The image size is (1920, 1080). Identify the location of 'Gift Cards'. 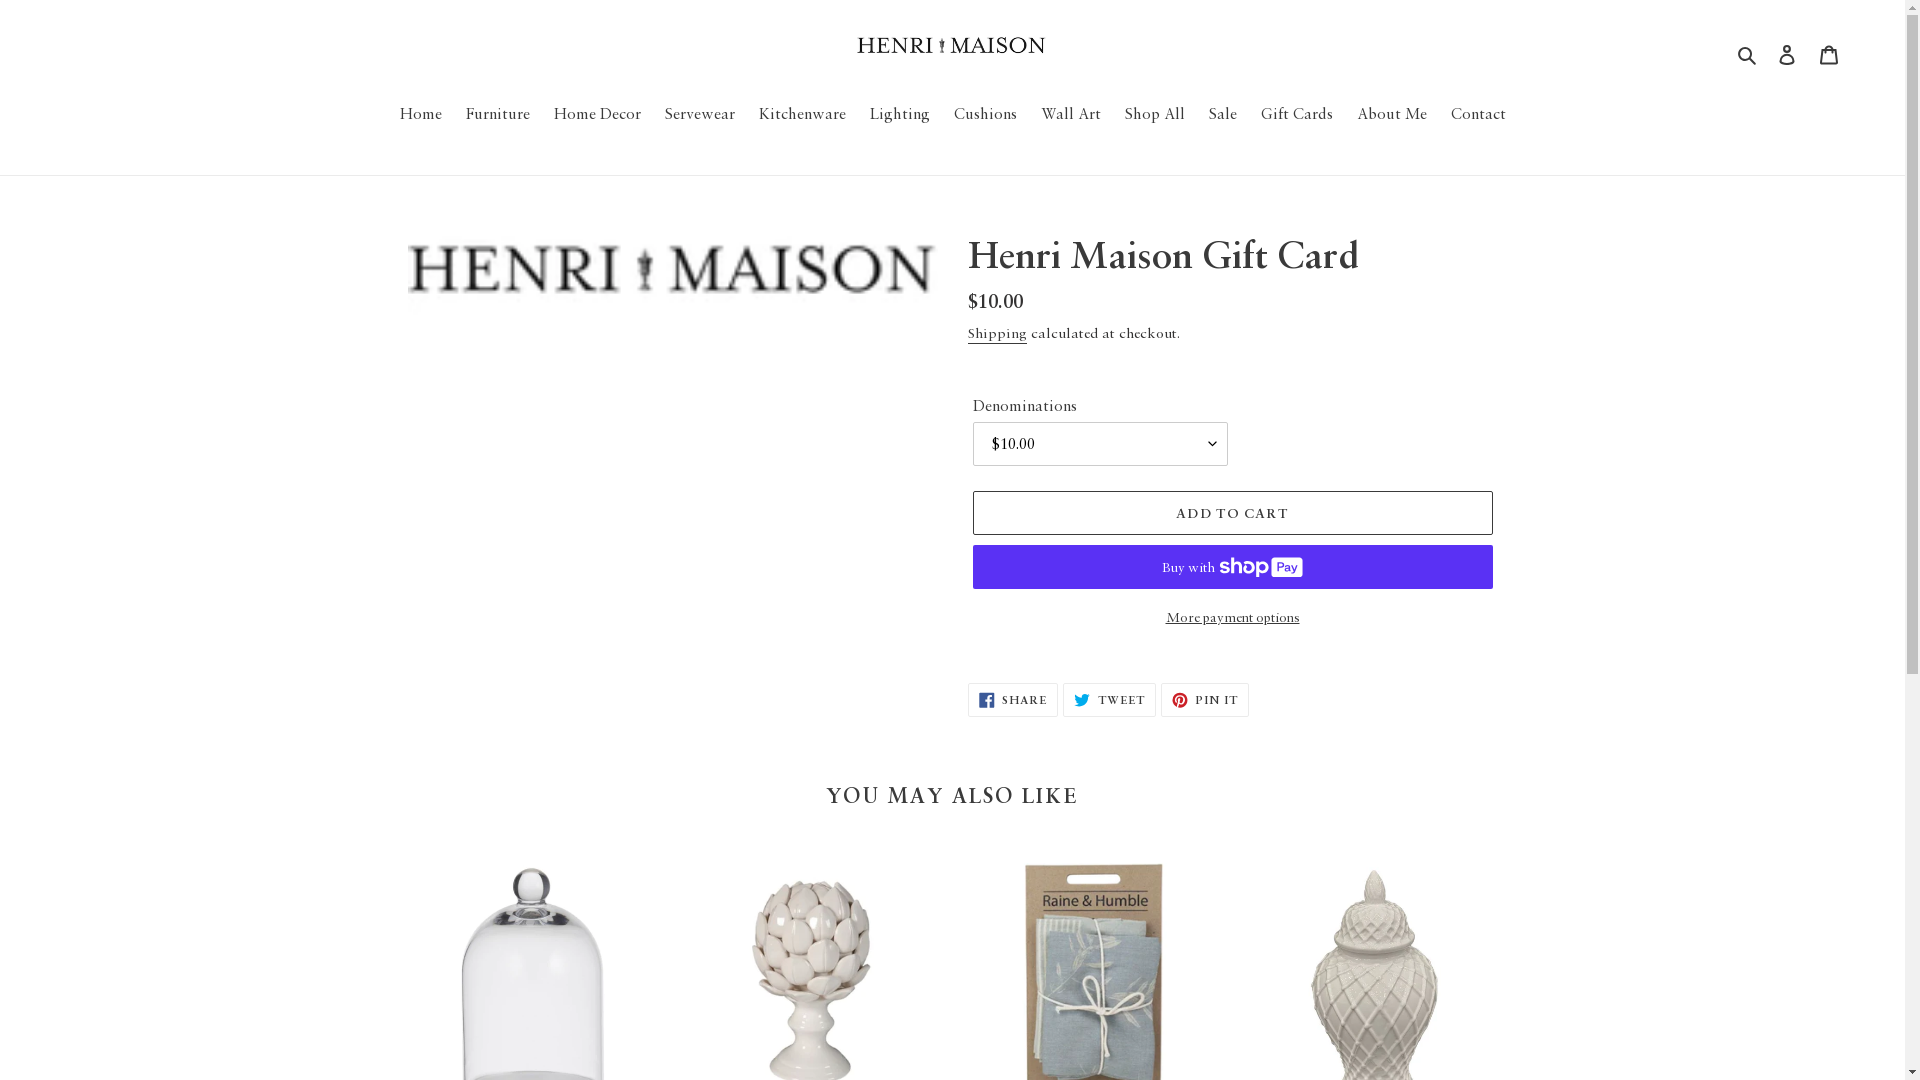
(1248, 114).